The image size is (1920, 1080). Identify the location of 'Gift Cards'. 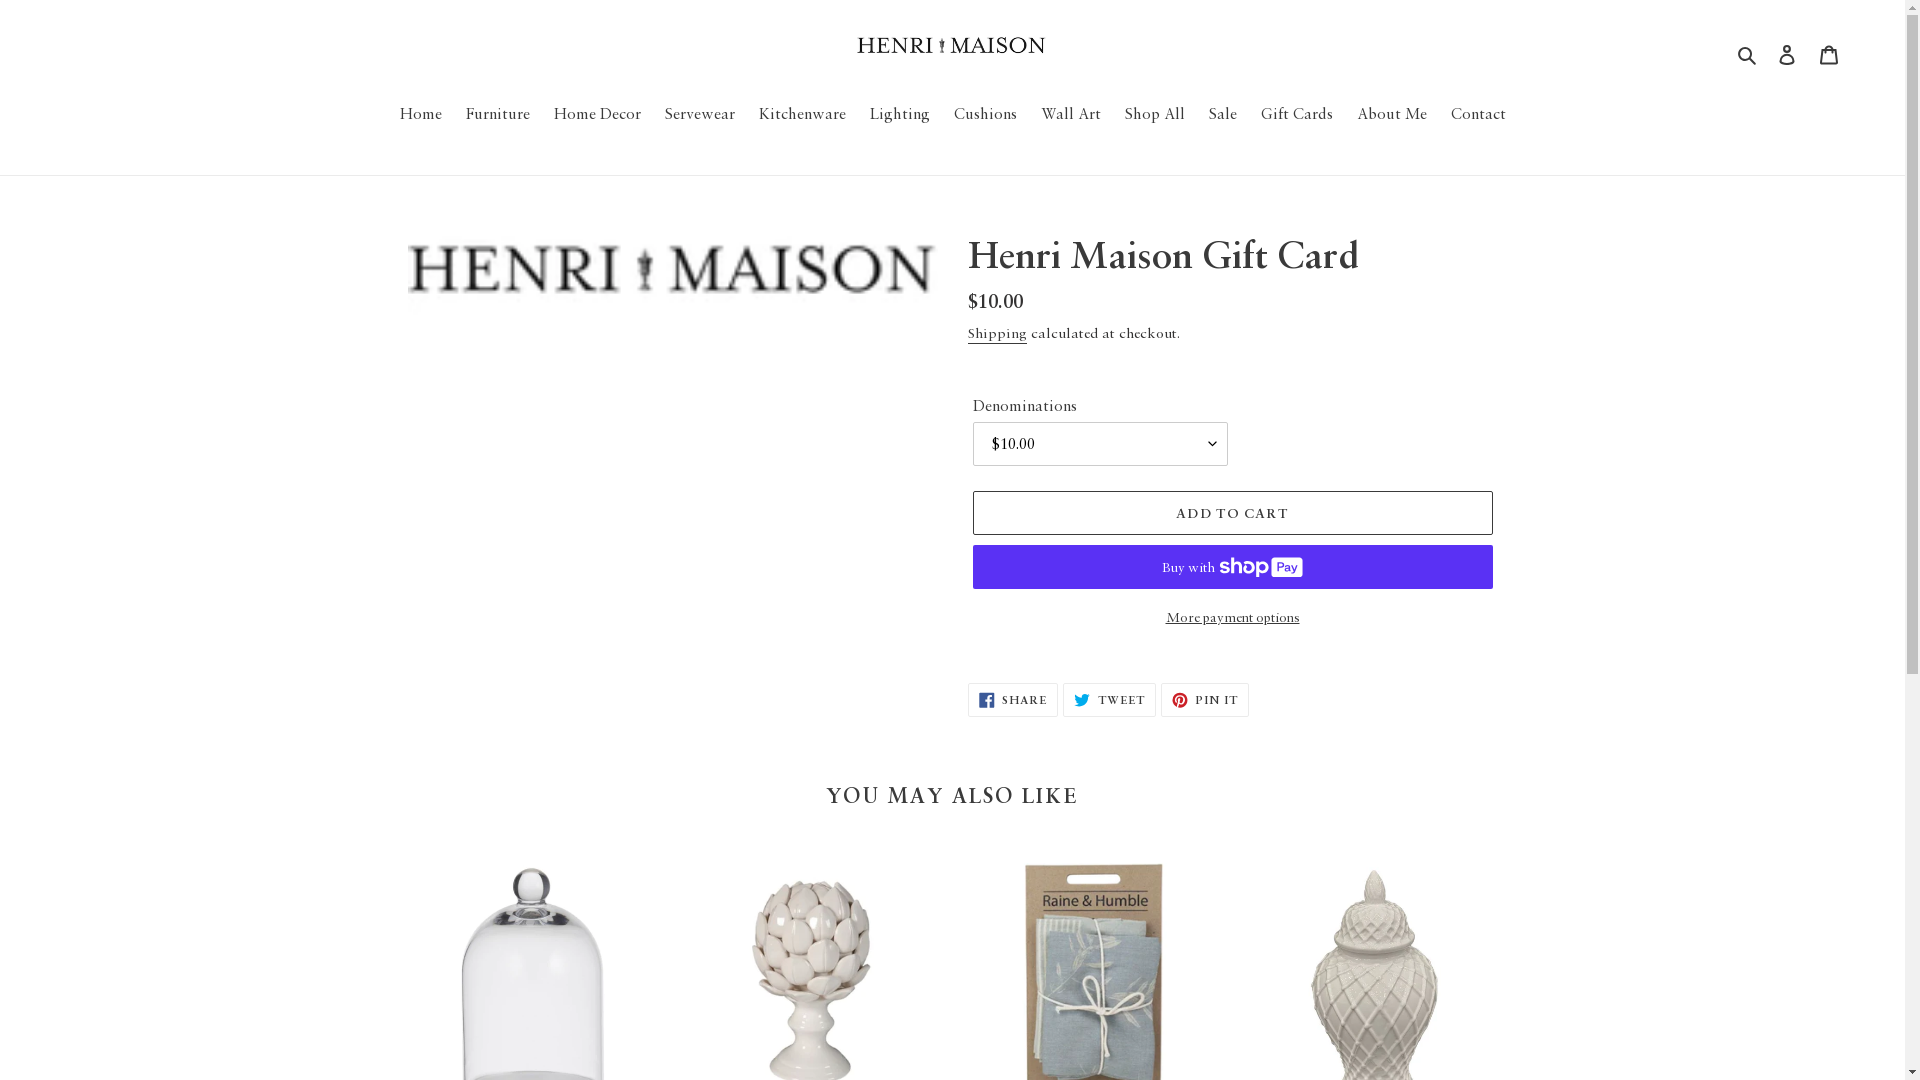
(1248, 114).